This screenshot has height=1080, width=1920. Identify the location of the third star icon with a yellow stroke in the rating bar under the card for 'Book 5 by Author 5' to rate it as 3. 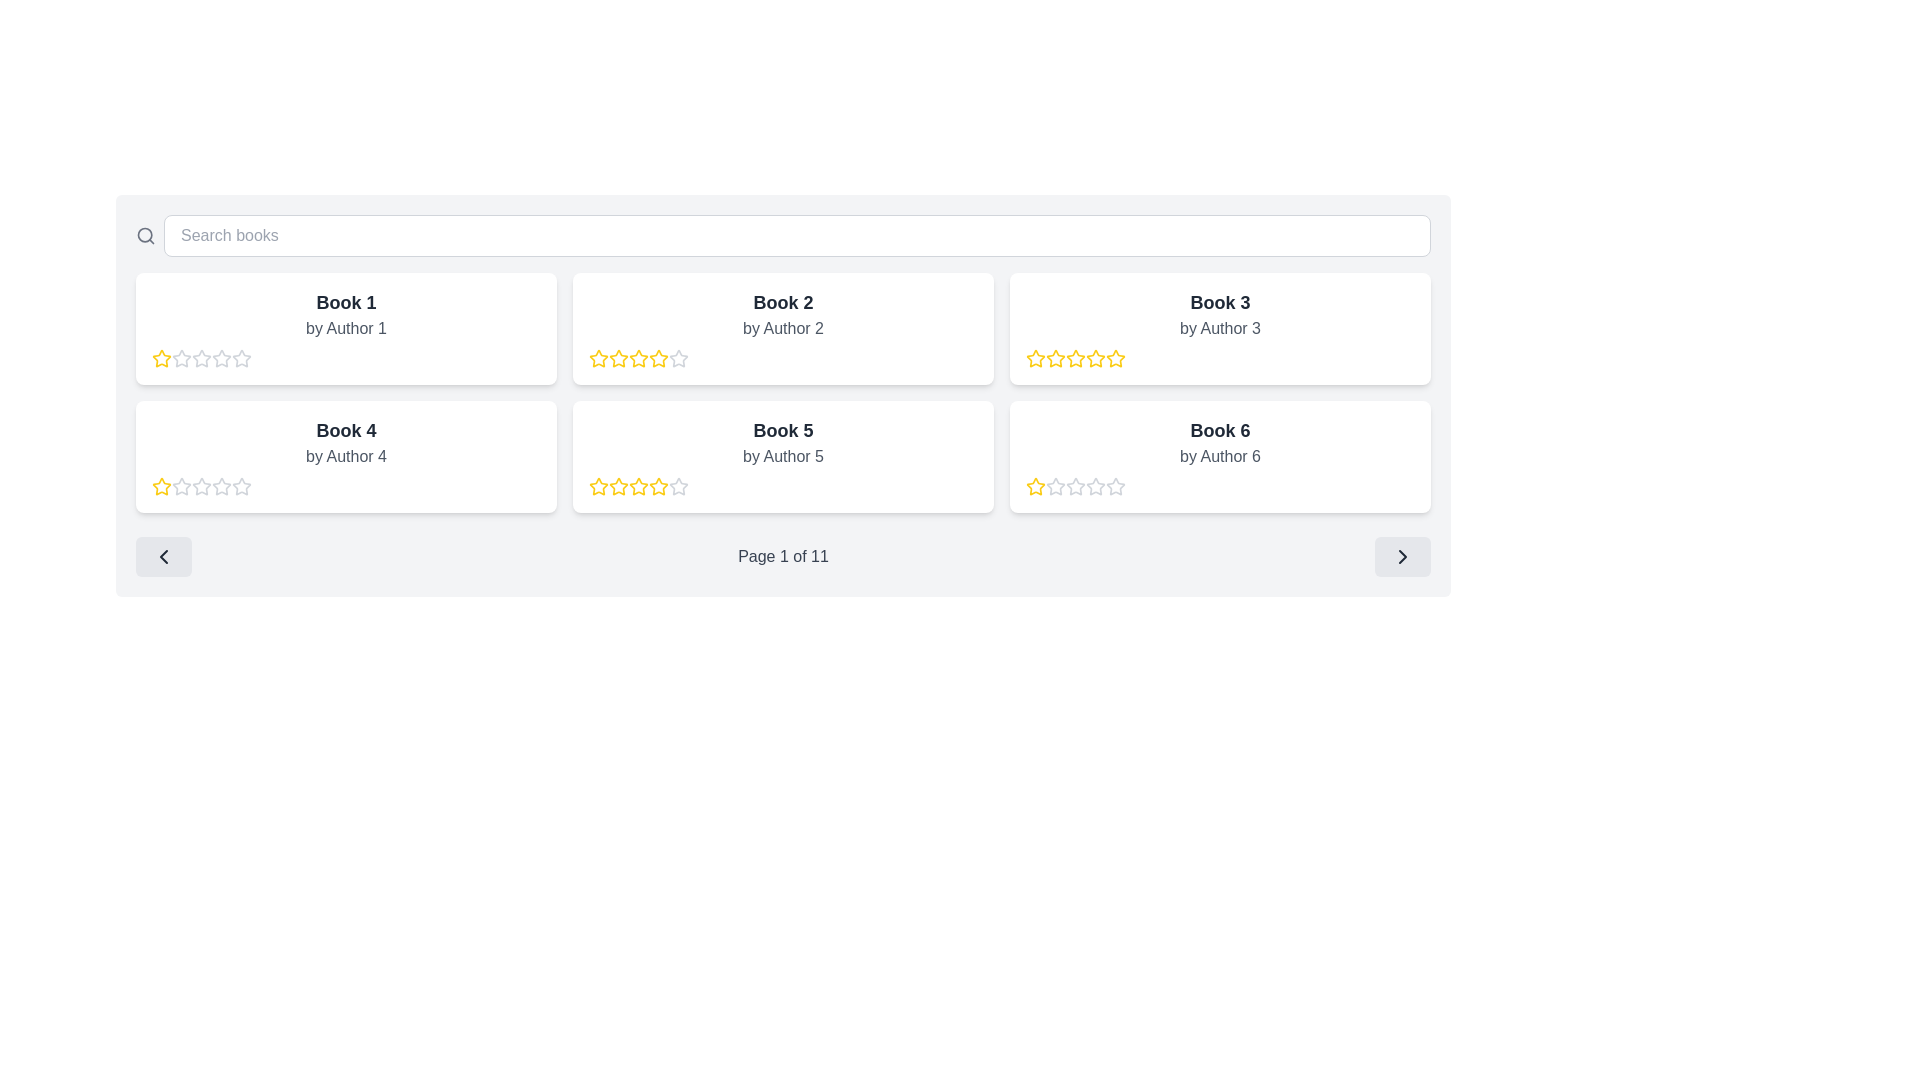
(618, 486).